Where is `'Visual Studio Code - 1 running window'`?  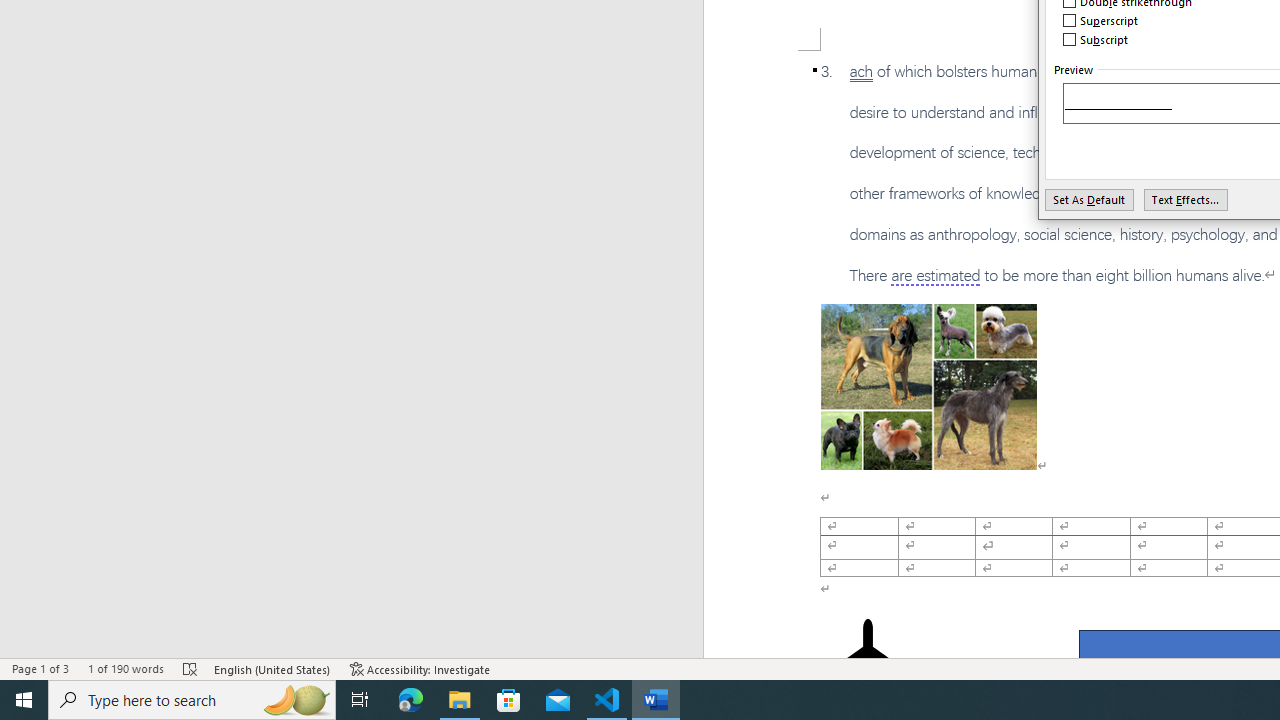 'Visual Studio Code - 1 running window' is located at coordinates (606, 698).